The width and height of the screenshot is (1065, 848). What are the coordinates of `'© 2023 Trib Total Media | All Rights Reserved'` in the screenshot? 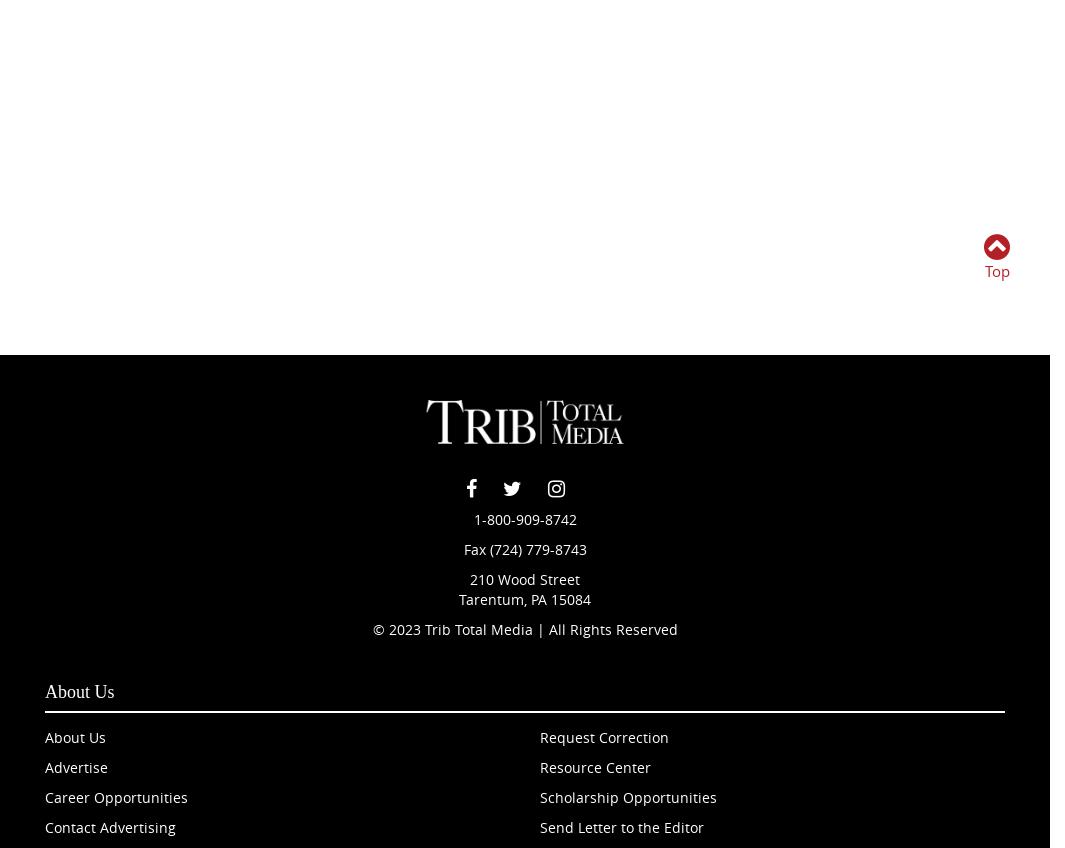 It's located at (371, 629).